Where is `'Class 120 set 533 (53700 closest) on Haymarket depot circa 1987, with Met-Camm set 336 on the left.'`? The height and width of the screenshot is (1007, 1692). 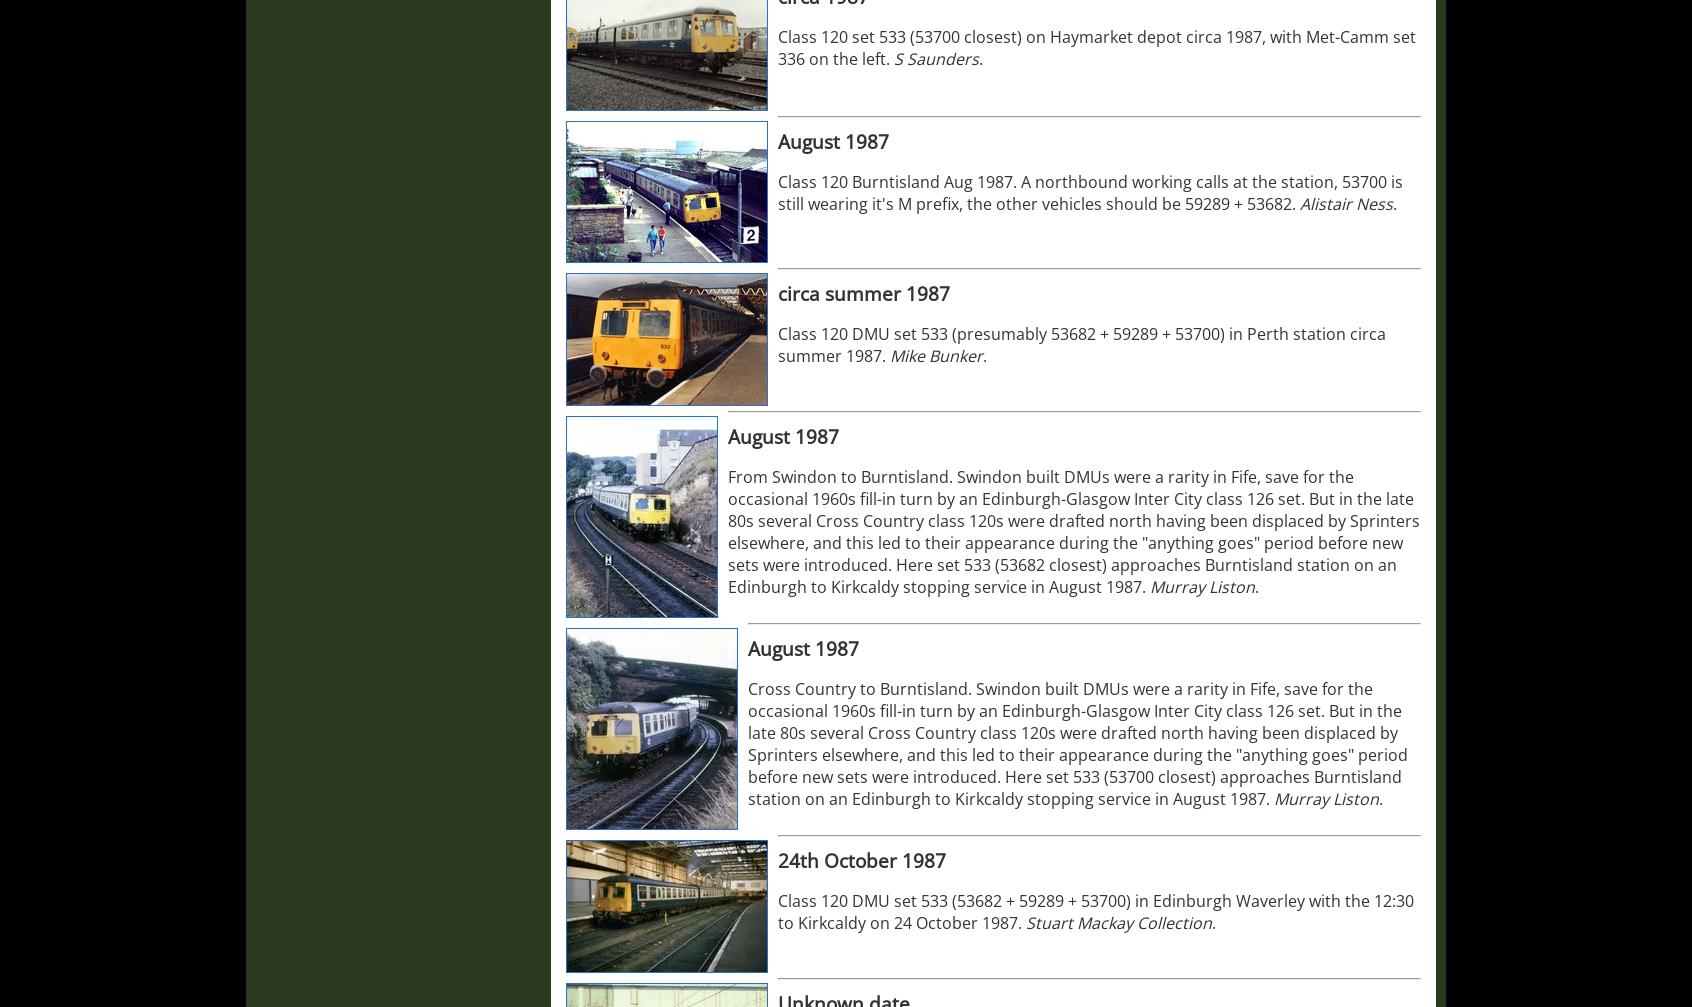 'Class 120 set 533 (53700 closest) on Haymarket depot circa 1987, with Met-Camm set 336 on the left.' is located at coordinates (1096, 48).